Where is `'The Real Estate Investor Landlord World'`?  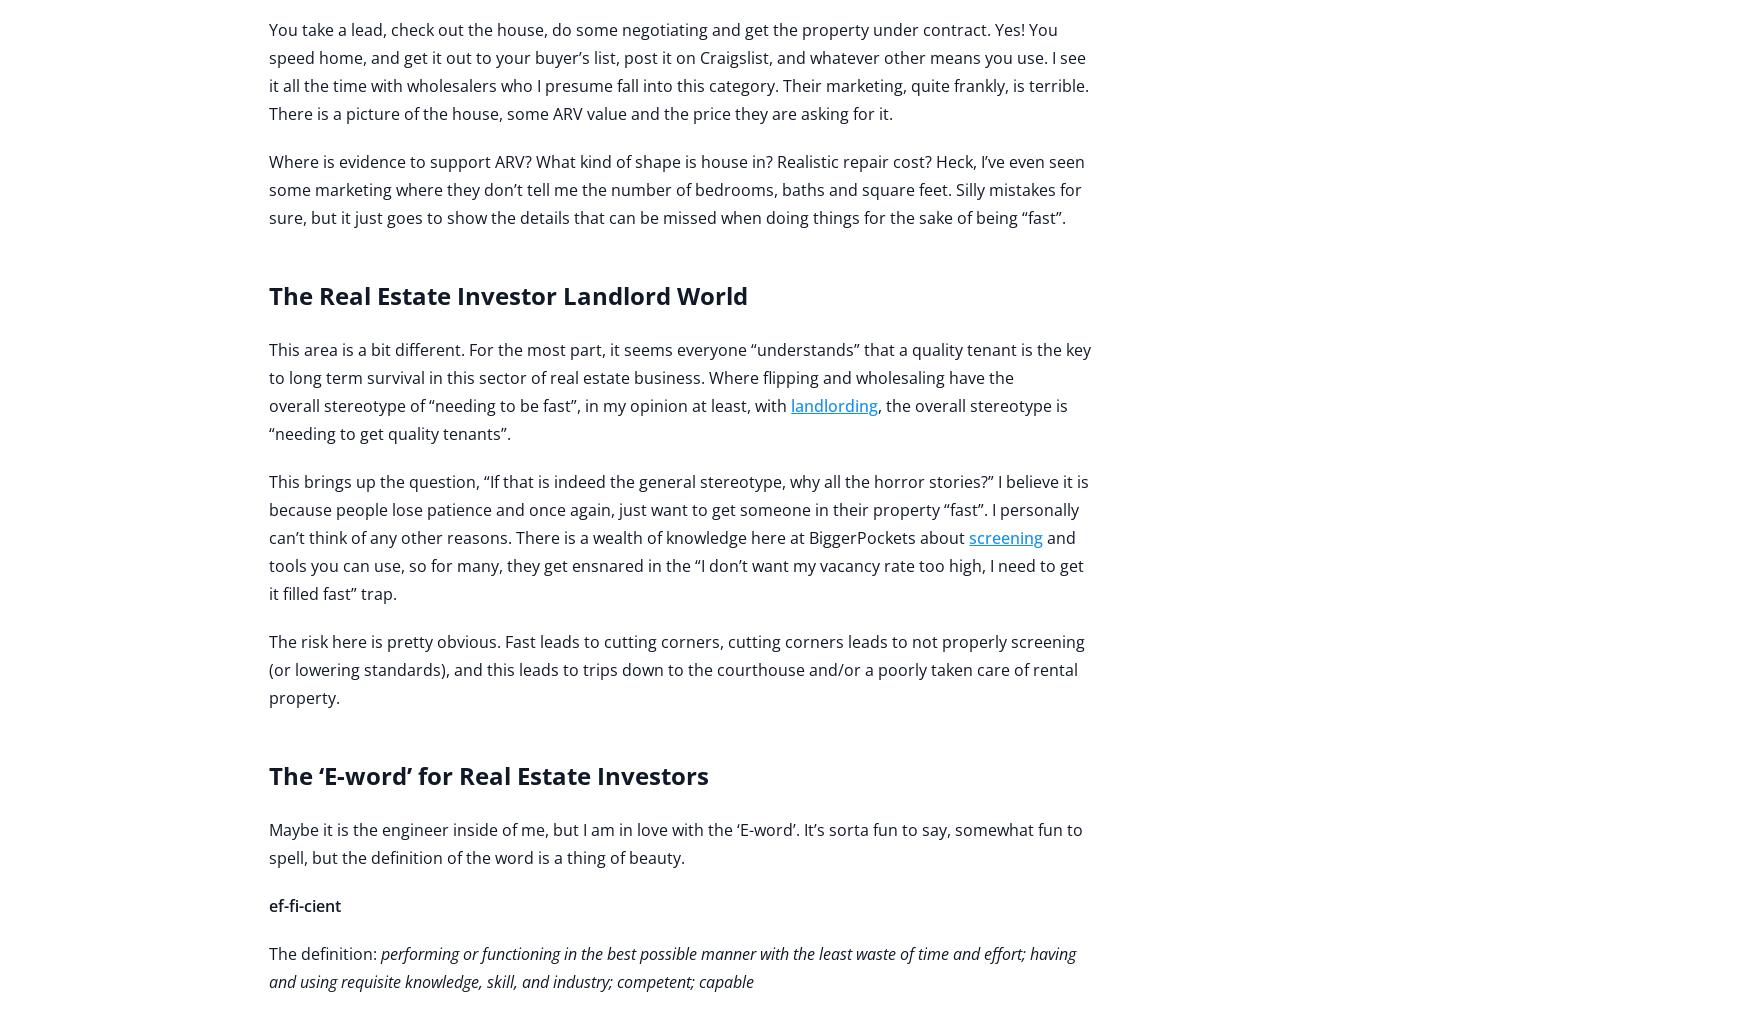
'The Real Estate Investor Landlord World' is located at coordinates (507, 294).